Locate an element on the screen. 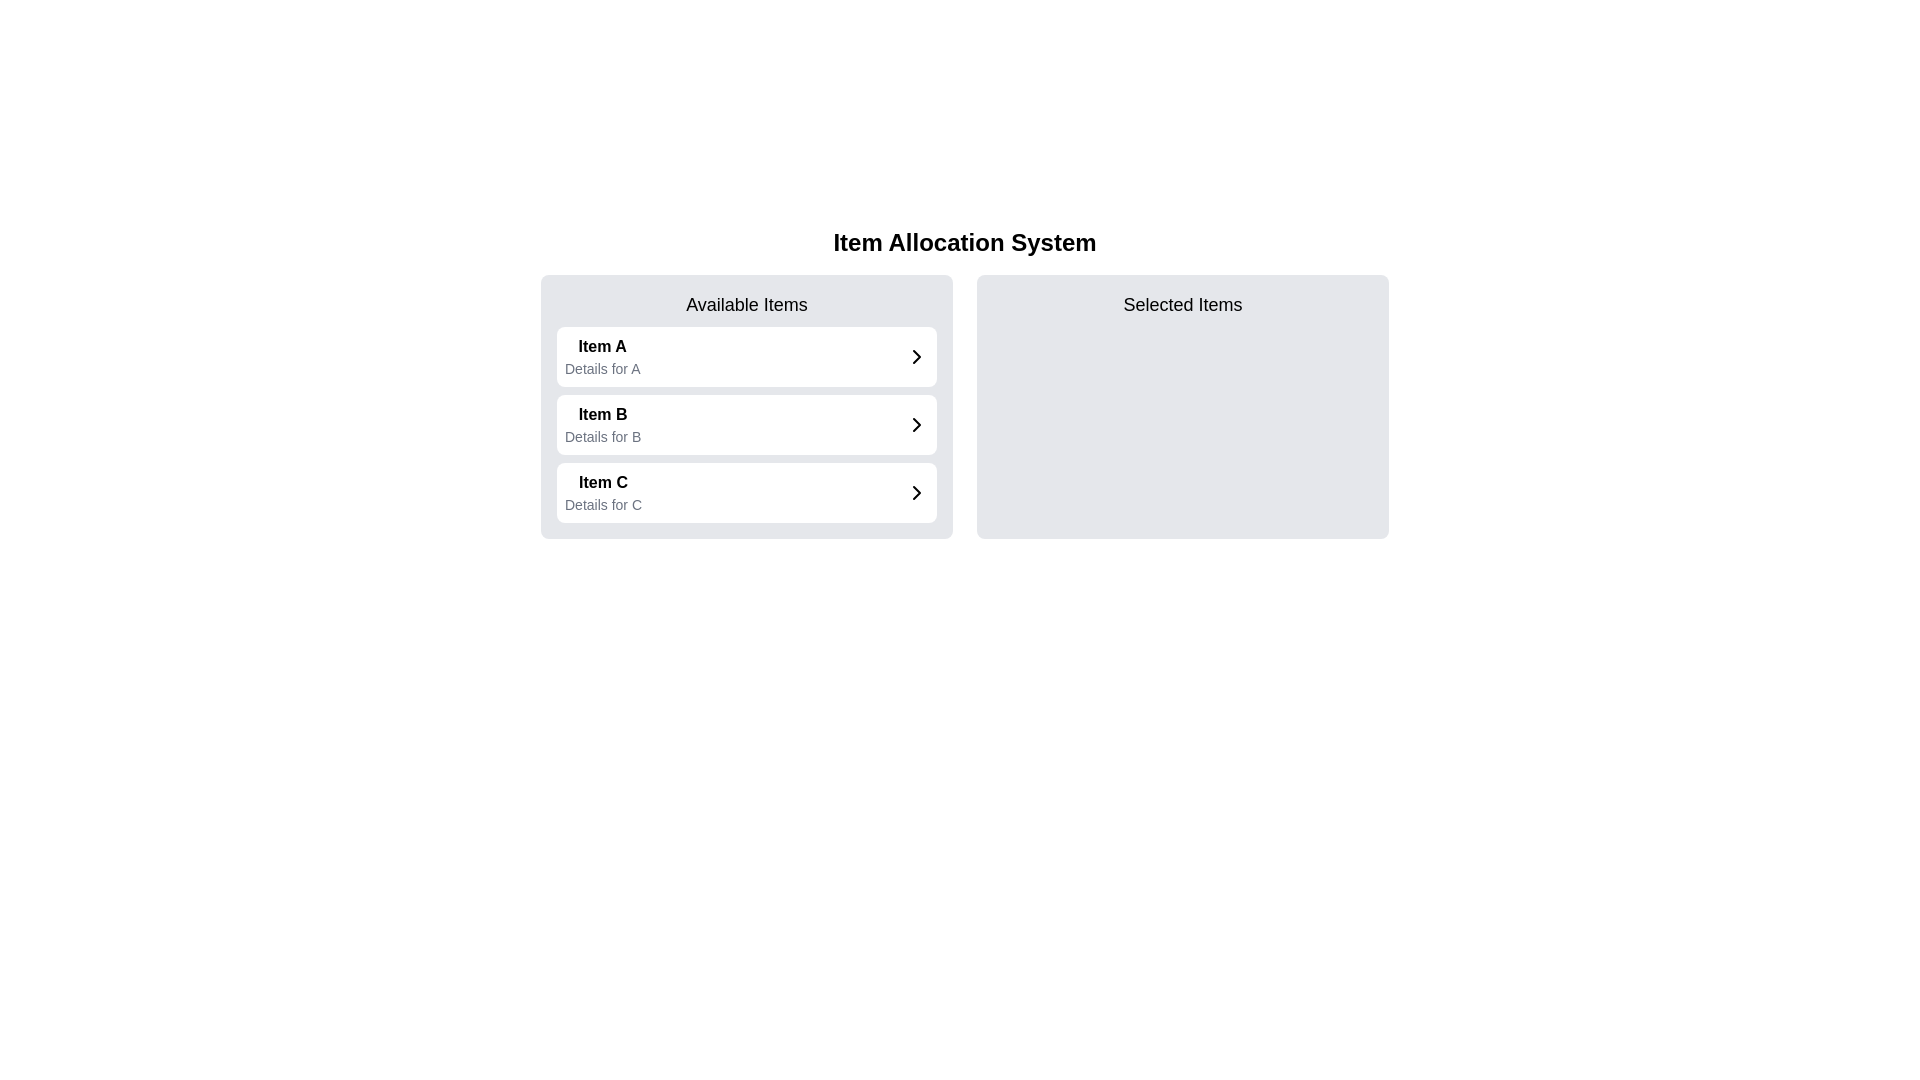 The width and height of the screenshot is (1920, 1080). the clickable list item labeled 'Item B' is located at coordinates (746, 423).